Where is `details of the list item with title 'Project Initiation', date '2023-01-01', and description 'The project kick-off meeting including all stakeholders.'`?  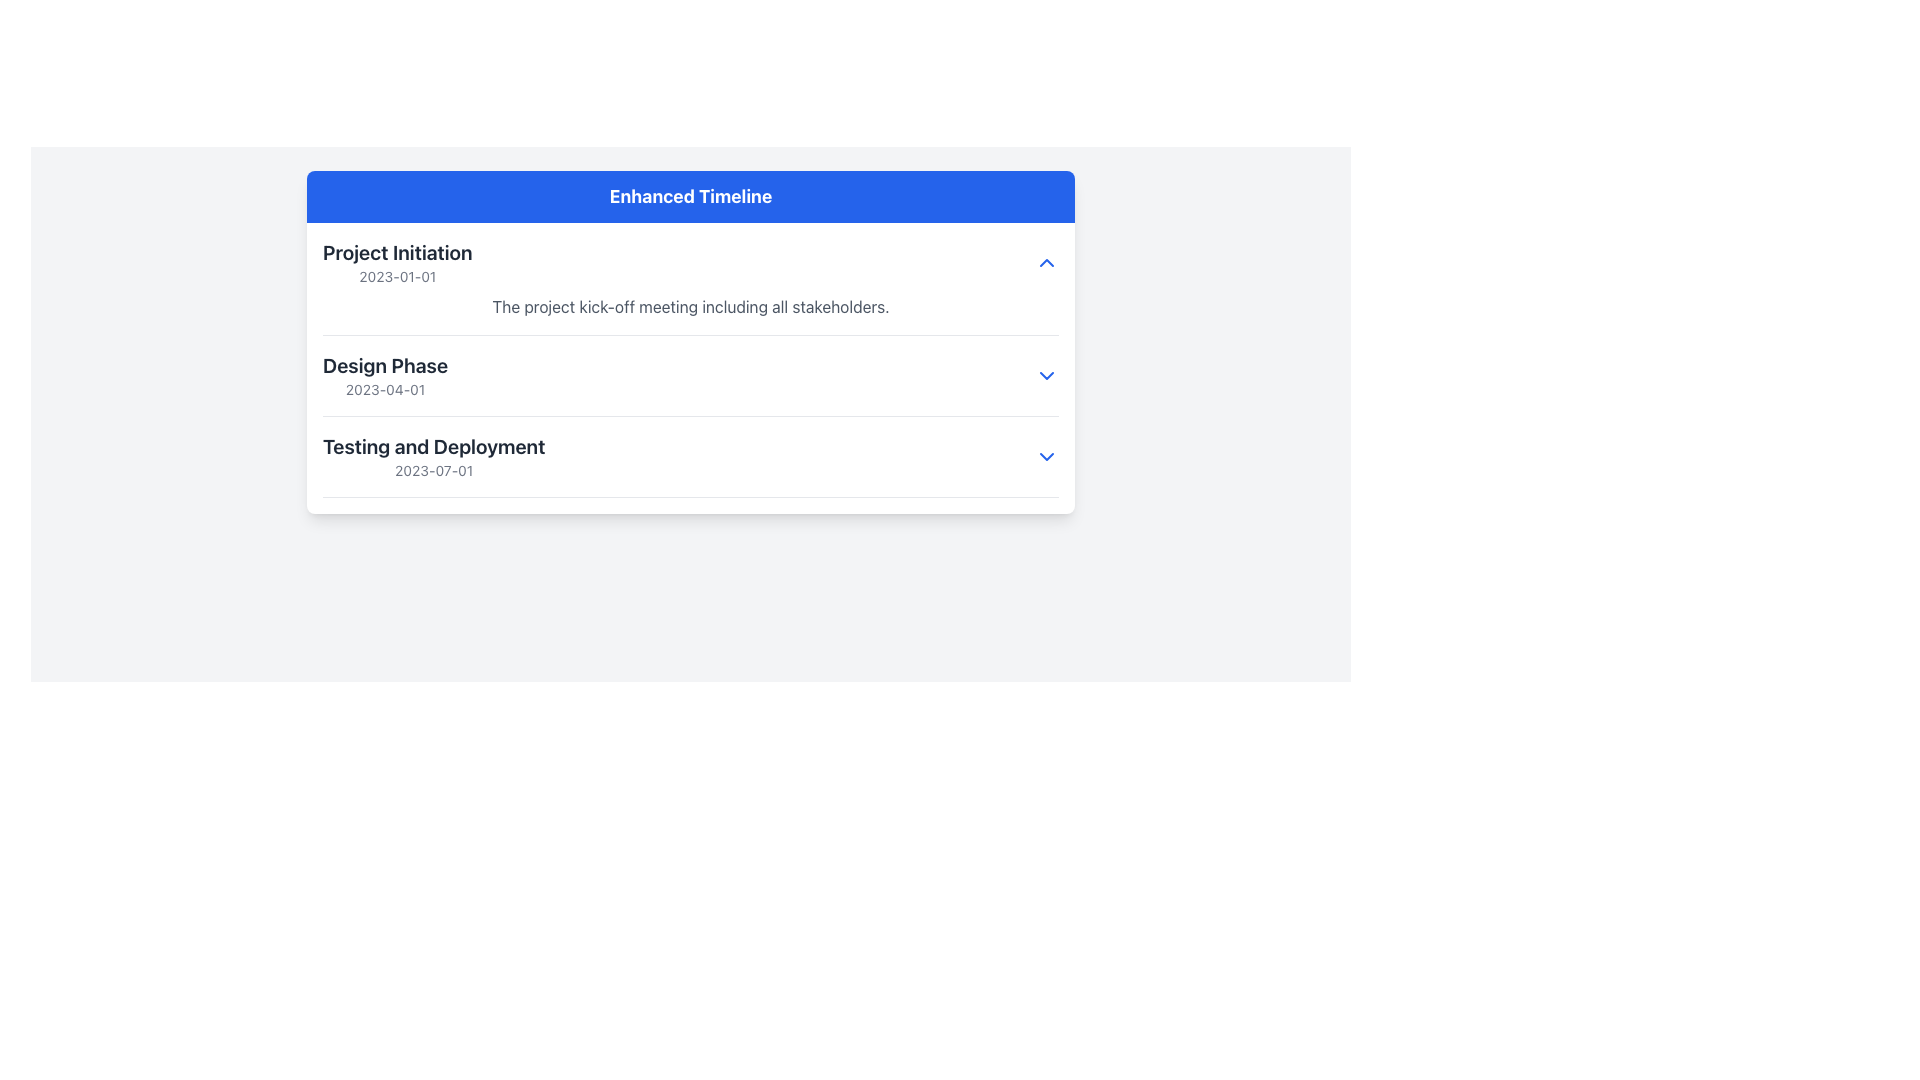
details of the list item with title 'Project Initiation', date '2023-01-01', and description 'The project kick-off meeting including all stakeholders.' is located at coordinates (691, 287).